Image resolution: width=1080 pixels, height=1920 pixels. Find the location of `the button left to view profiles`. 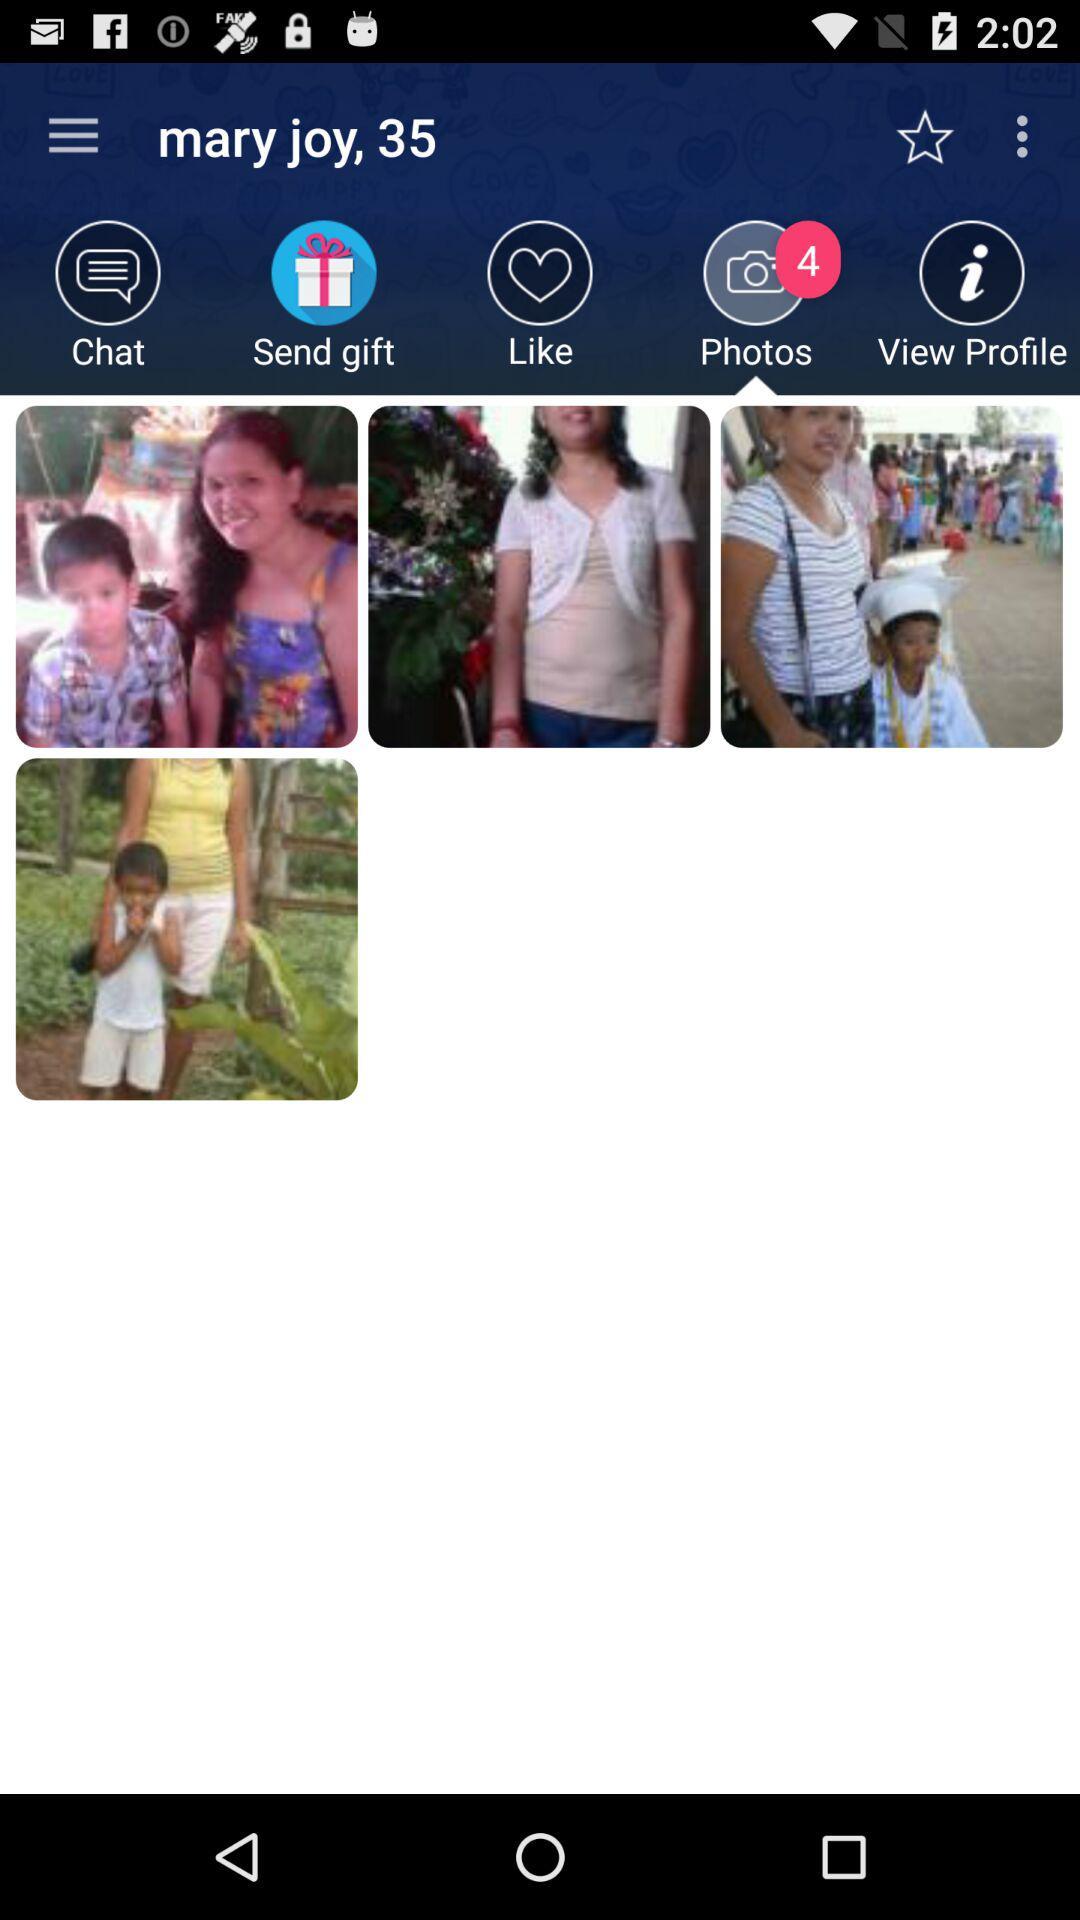

the button left to view profiles is located at coordinates (756, 306).